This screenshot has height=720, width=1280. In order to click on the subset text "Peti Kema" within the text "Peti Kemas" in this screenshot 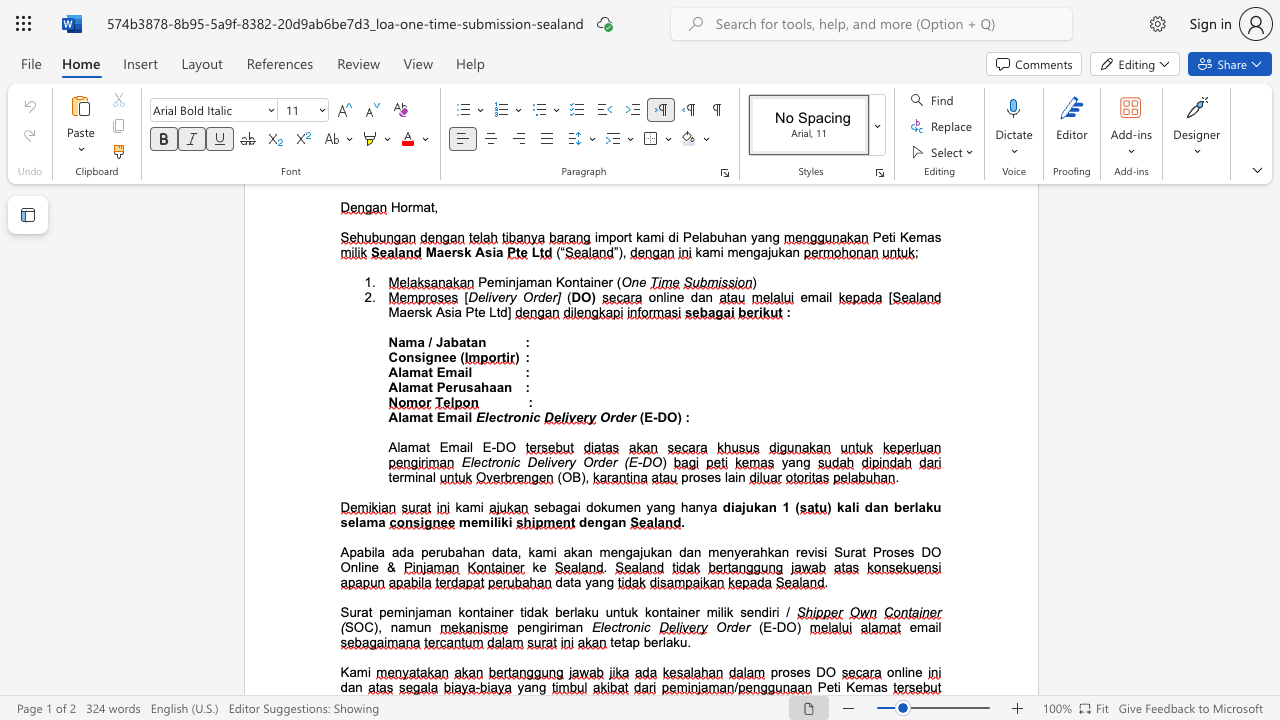, I will do `click(817, 686)`.